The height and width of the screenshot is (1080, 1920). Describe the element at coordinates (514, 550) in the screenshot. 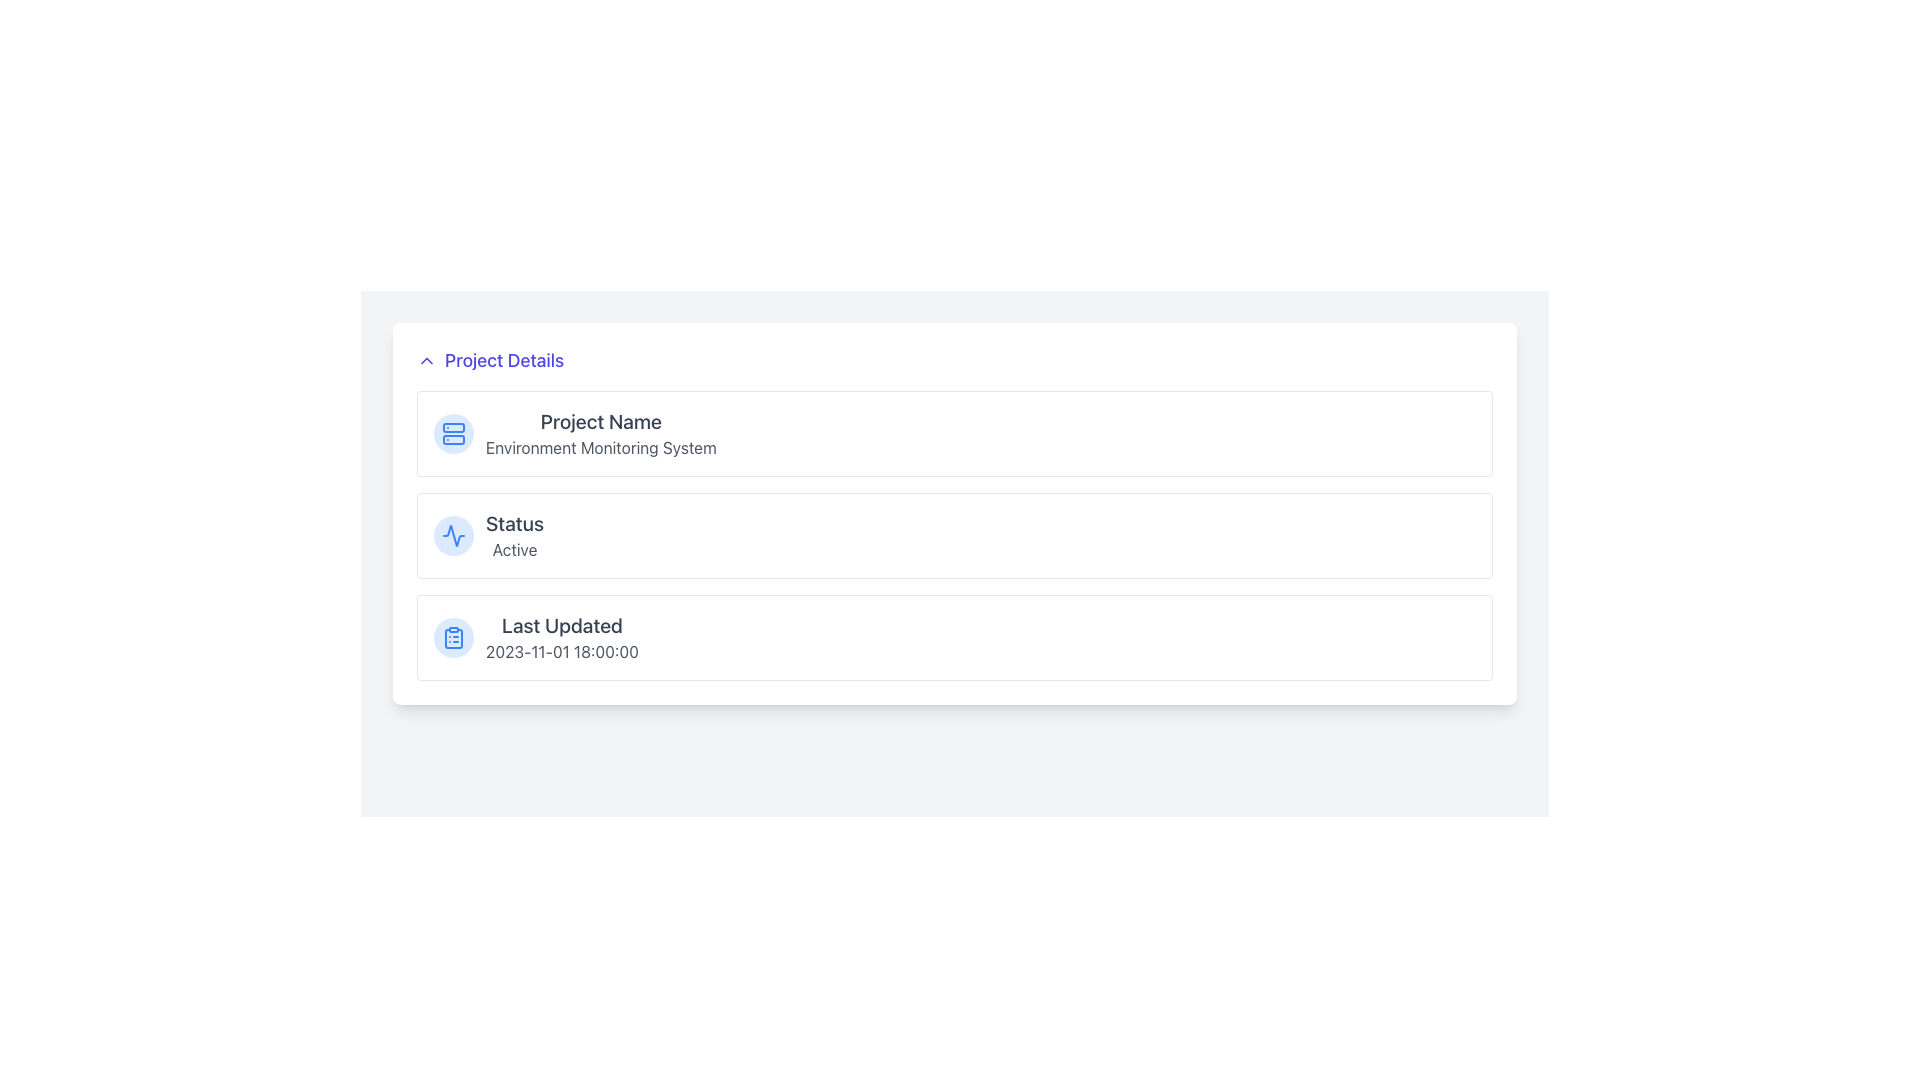

I see `status displayed in the text label located in the 'Status' subsection of the 'Project Details' card, positioned right below the title 'Status'` at that location.